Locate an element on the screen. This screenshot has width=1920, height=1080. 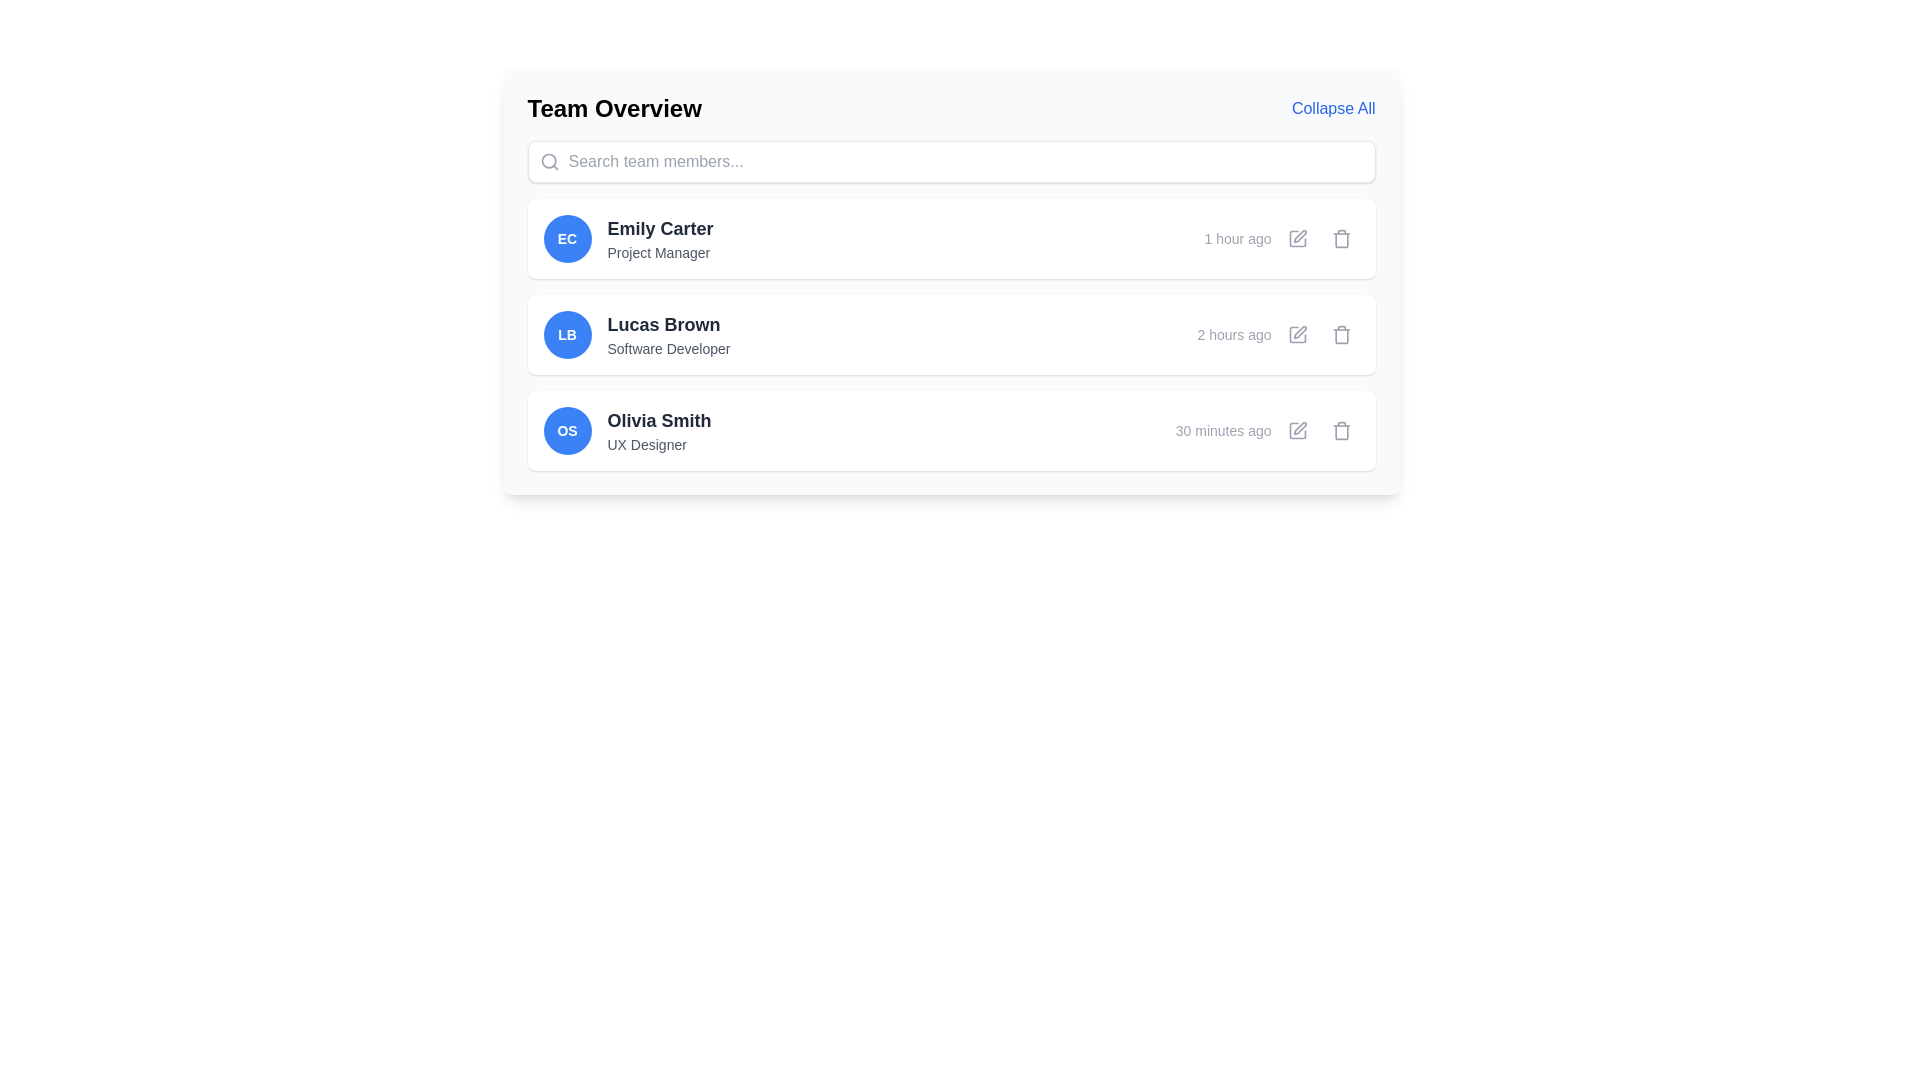
the static text label that indicates the job title of Emily Carter, which is positioned below her name in the second row of team members is located at coordinates (660, 252).